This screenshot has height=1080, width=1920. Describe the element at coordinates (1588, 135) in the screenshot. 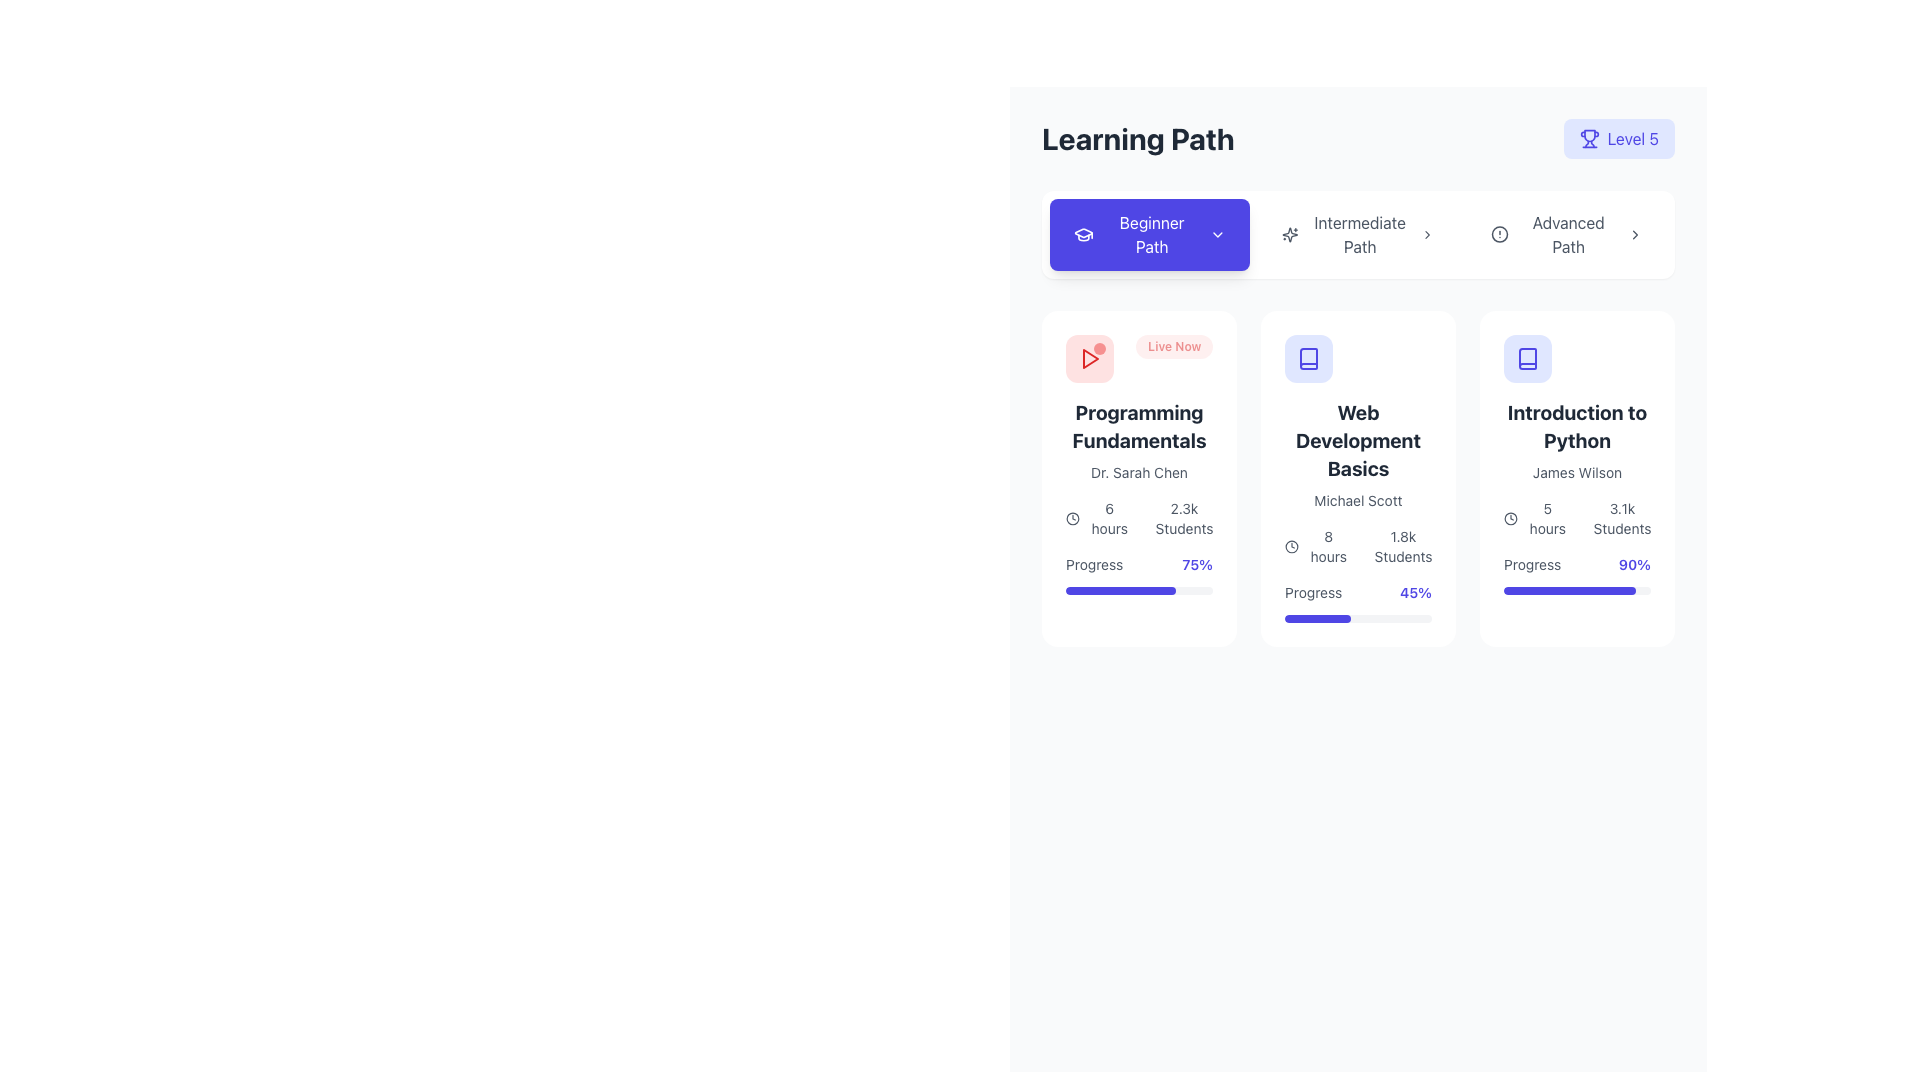

I see `the trophy icon in the top-right section of the interface, which represents an achievement or level, located near the 'Level 5' label` at that location.